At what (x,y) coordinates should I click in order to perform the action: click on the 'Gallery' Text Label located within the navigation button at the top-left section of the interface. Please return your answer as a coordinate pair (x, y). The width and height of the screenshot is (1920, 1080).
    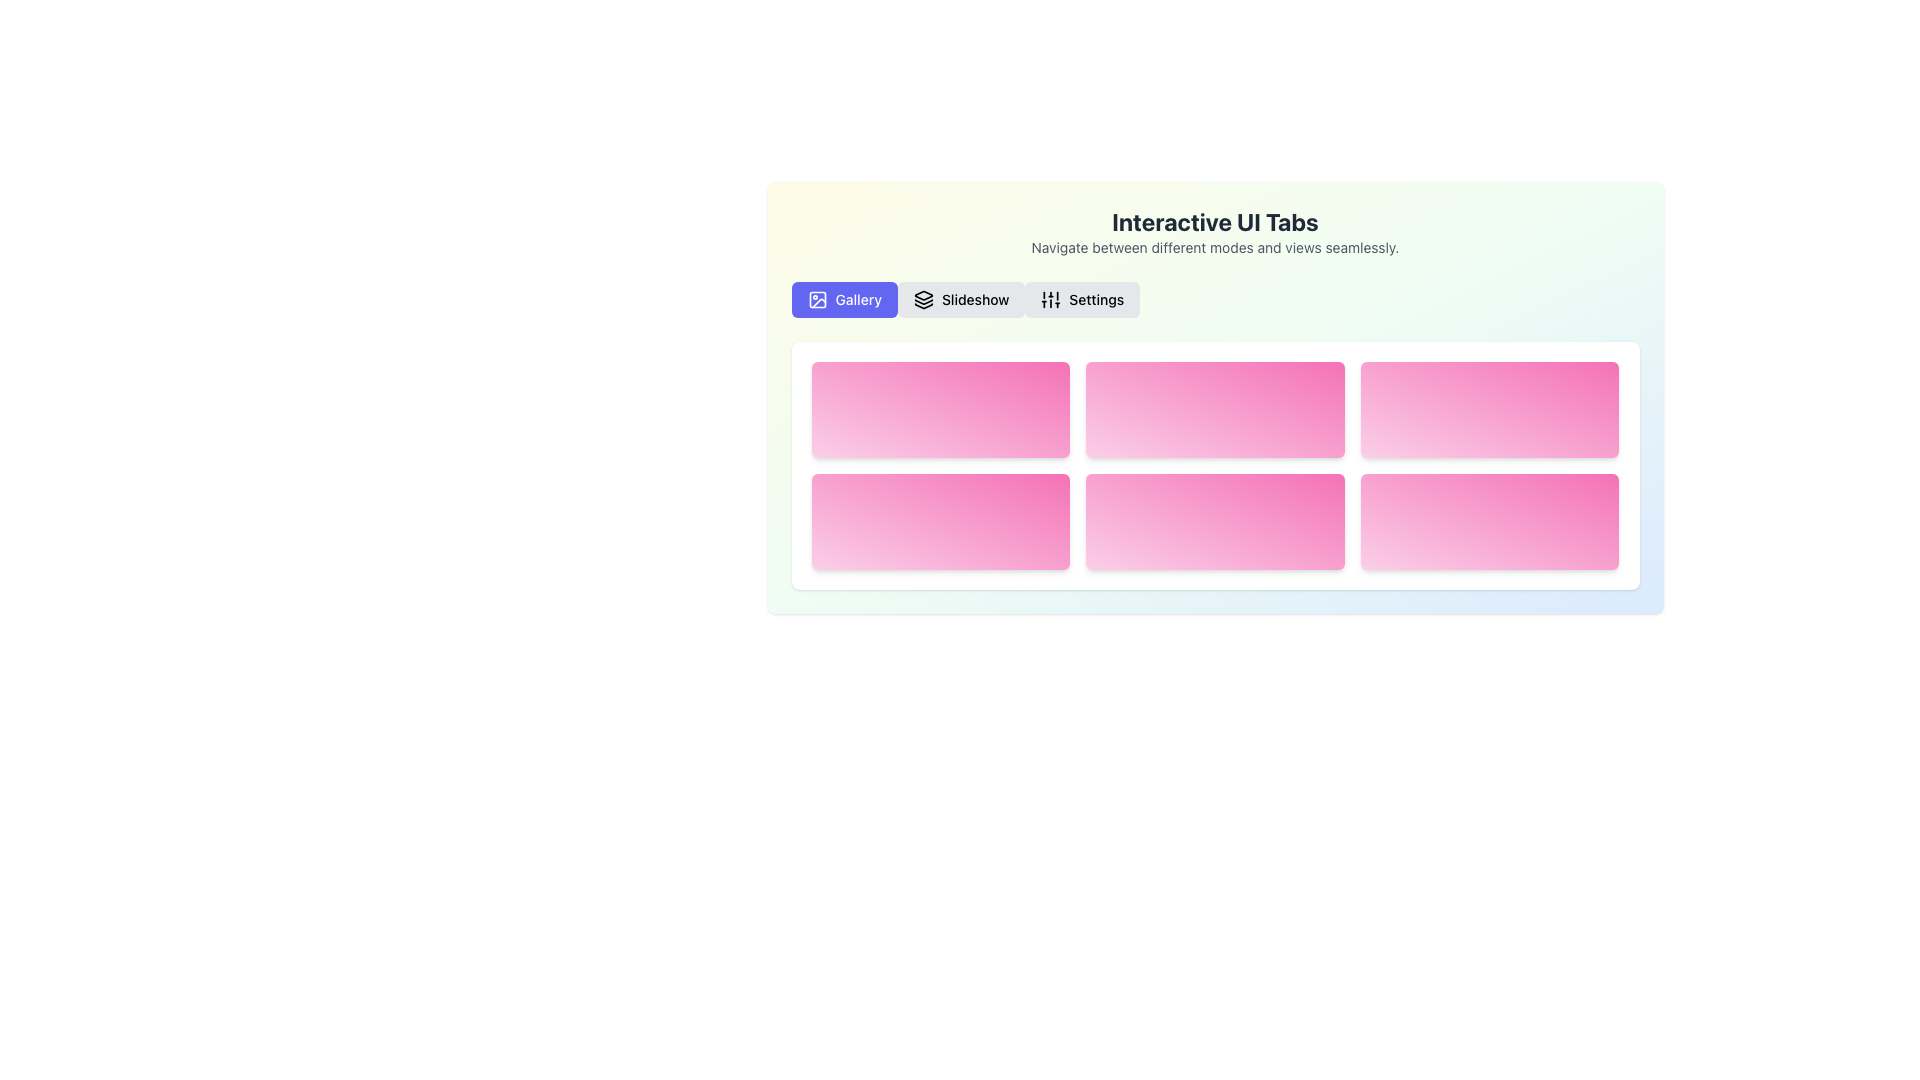
    Looking at the image, I should click on (858, 300).